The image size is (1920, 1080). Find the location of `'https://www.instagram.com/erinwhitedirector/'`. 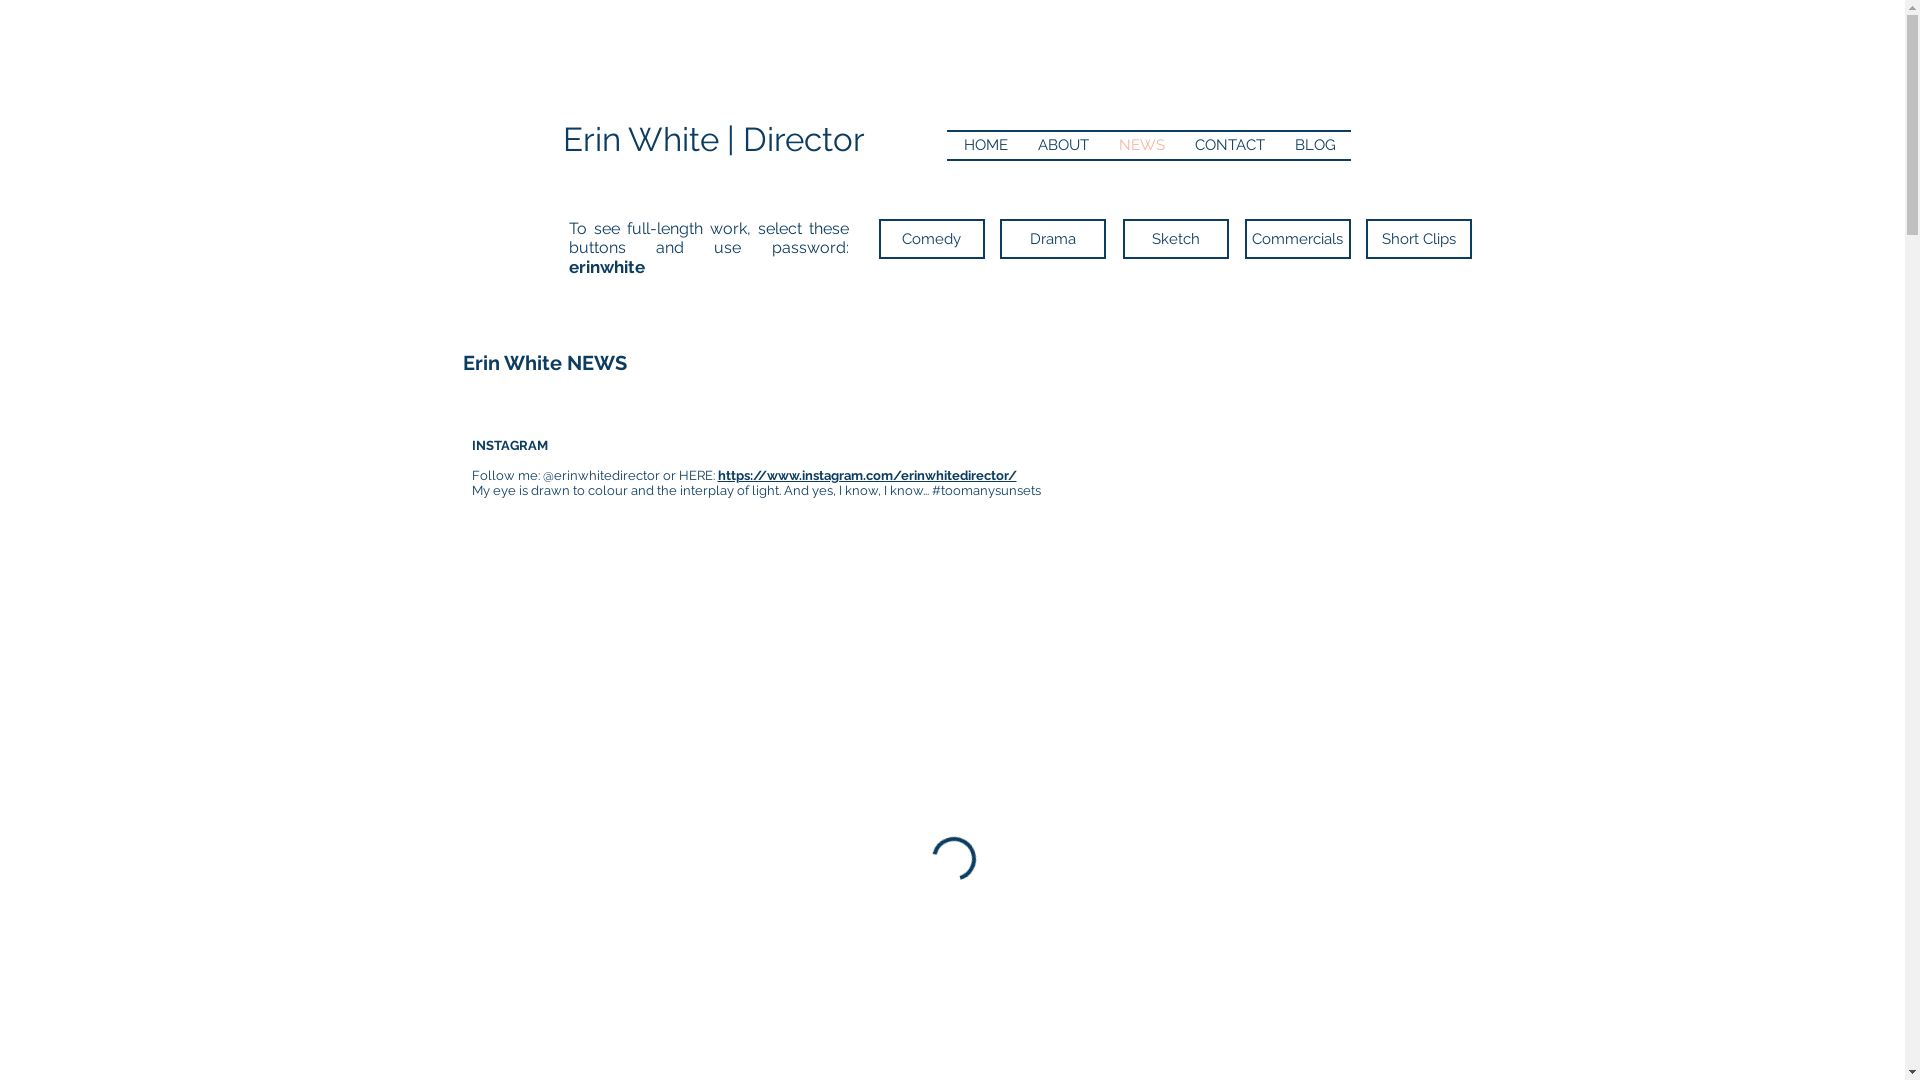

'https://www.instagram.com/erinwhitedirector/' is located at coordinates (867, 475).